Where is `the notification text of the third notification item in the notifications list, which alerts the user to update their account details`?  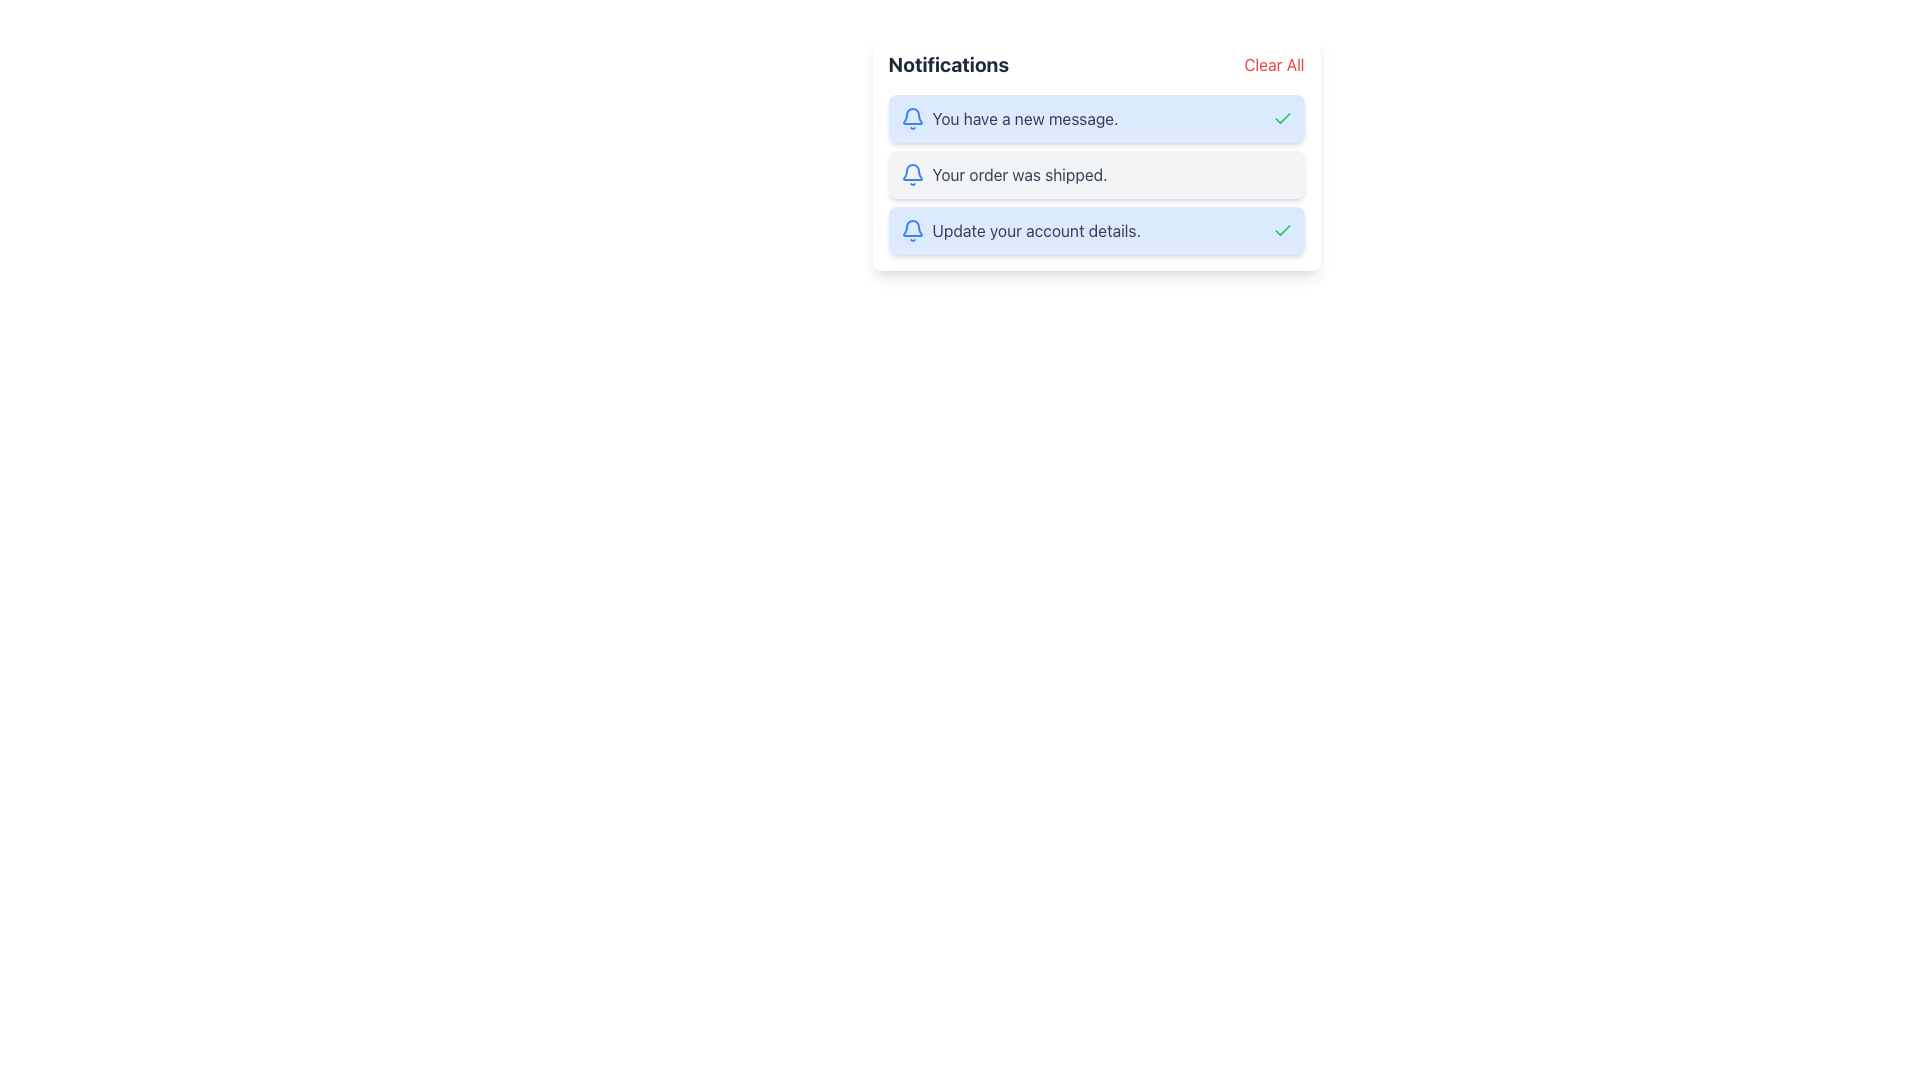 the notification text of the third notification item in the notifications list, which alerts the user to update their account details is located at coordinates (1020, 230).